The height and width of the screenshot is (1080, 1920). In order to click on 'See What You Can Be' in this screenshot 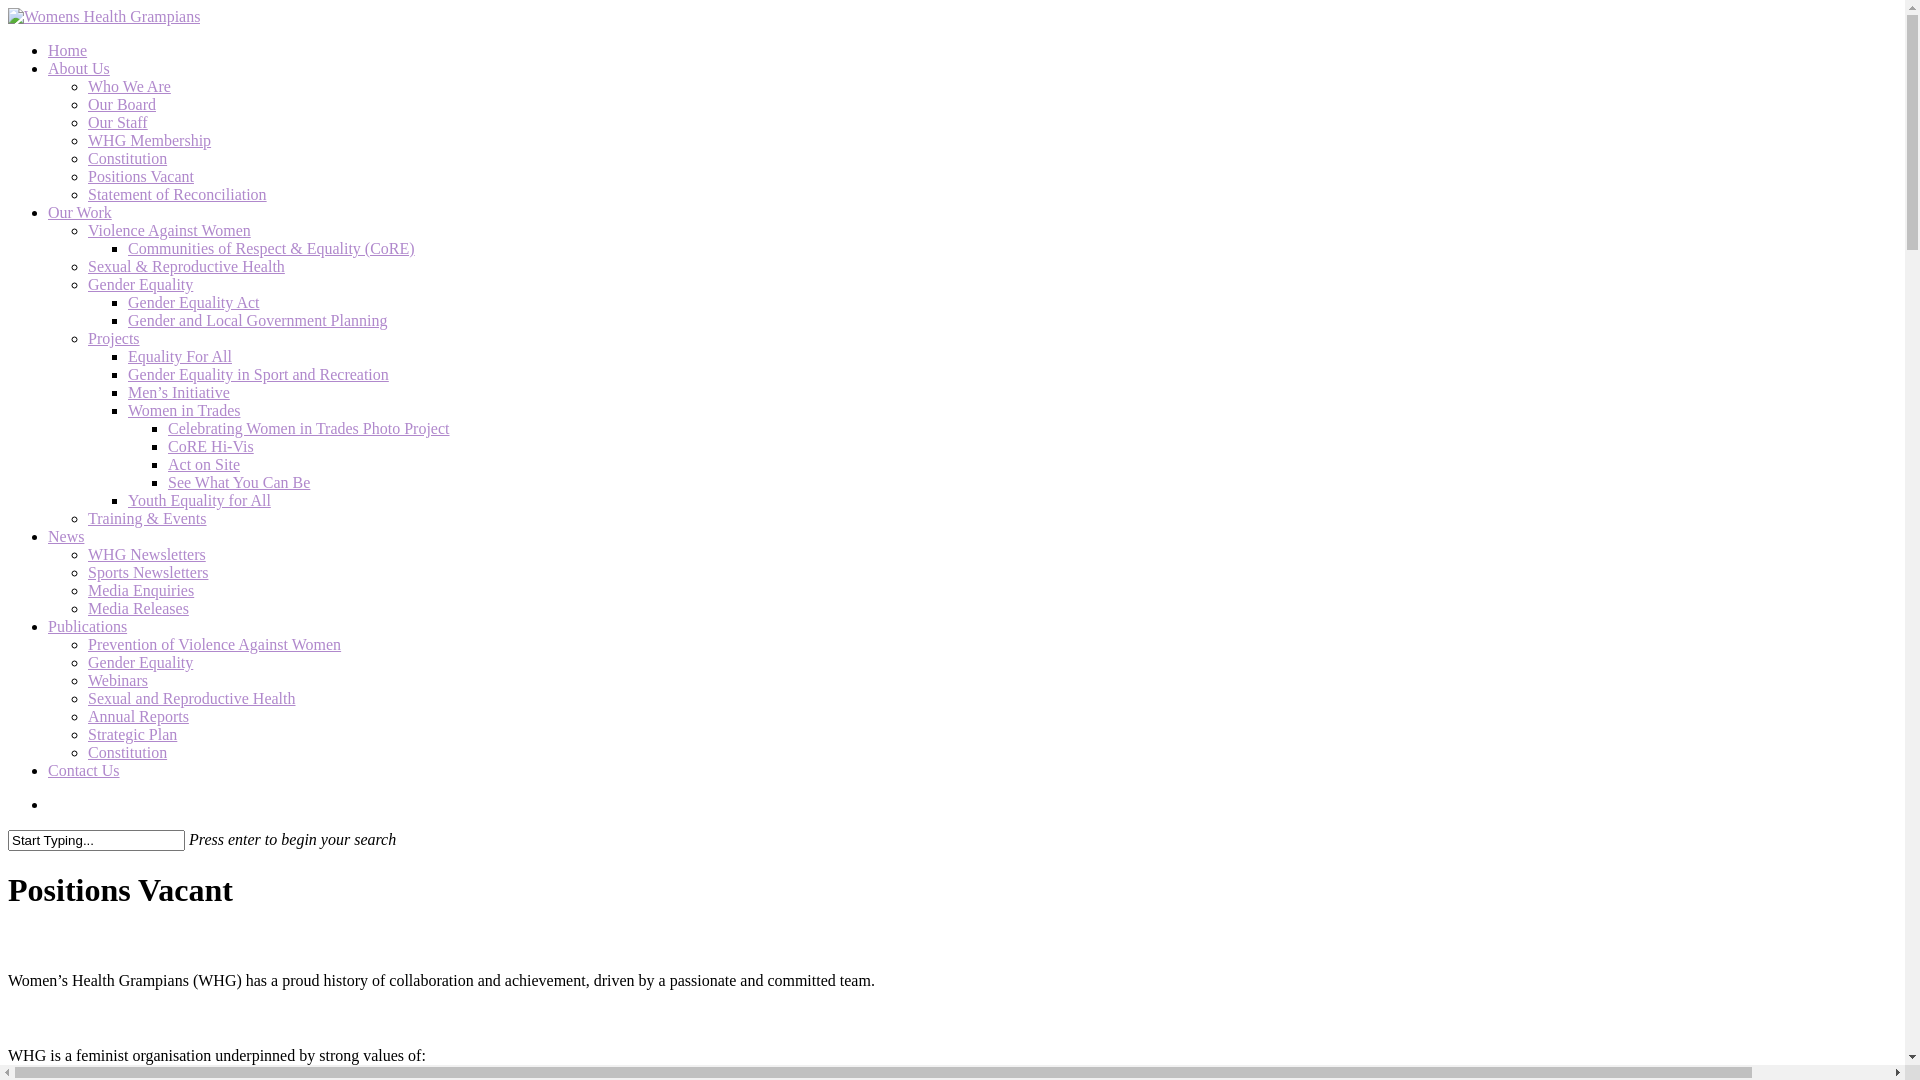, I will do `click(239, 482)`.